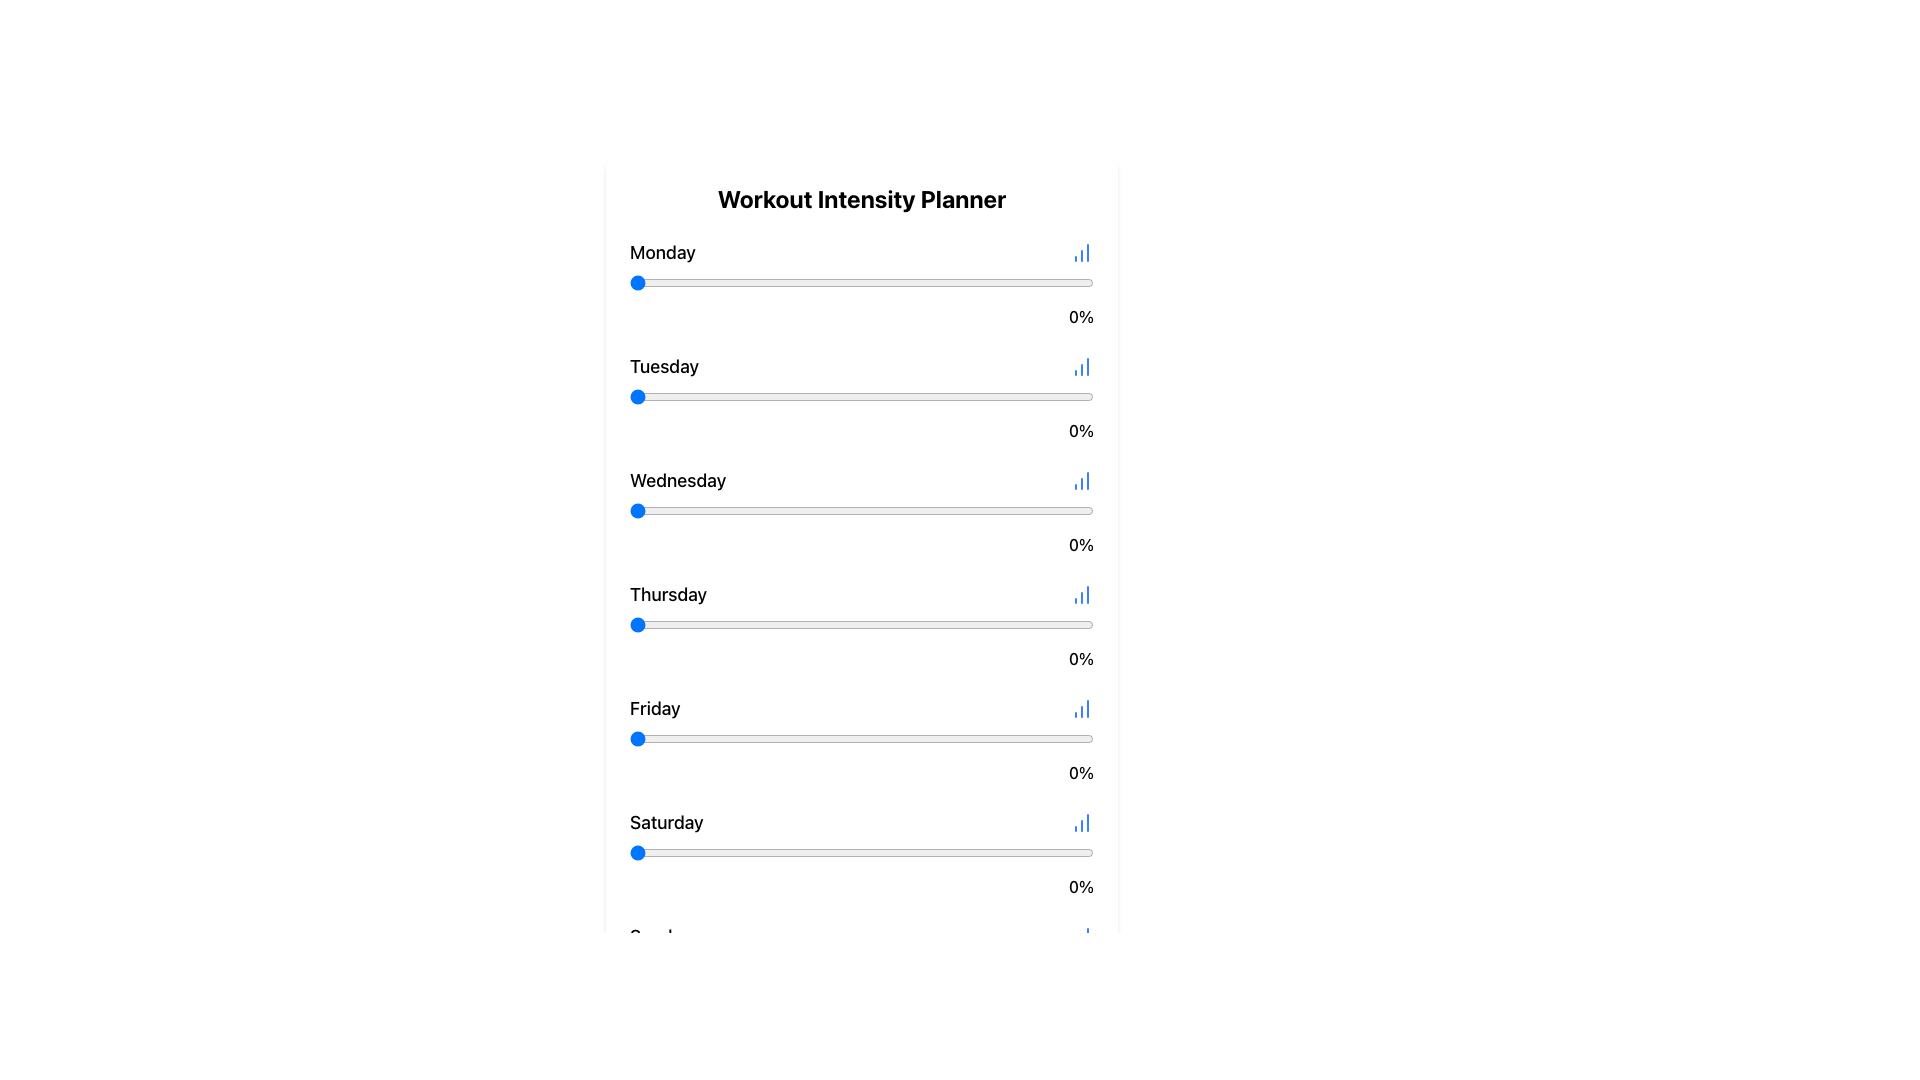 Image resolution: width=1920 pixels, height=1080 pixels. What do you see at coordinates (1060, 509) in the screenshot?
I see `the Wednesday workout intensity` at bounding box center [1060, 509].